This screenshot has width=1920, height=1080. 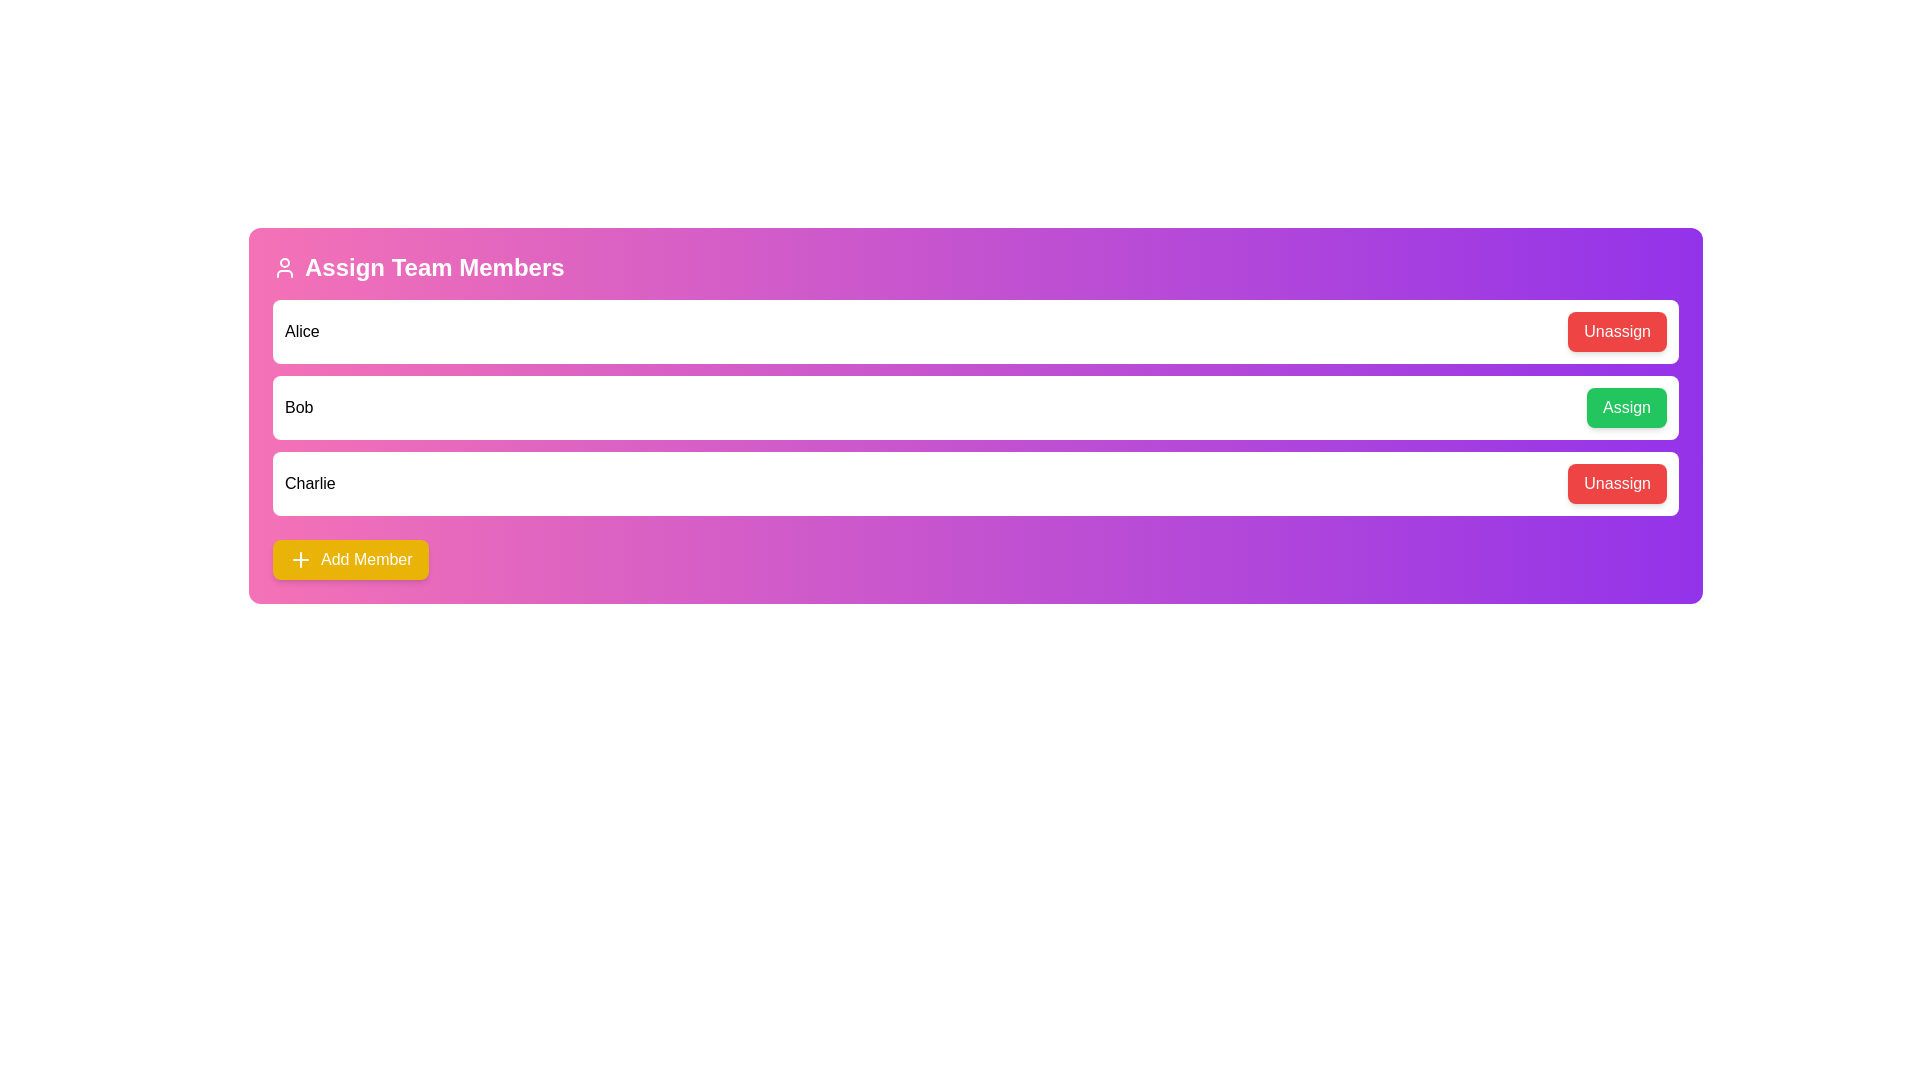 What do you see at coordinates (1617, 483) in the screenshot?
I see `the button for unassigning tasks associated with the user 'Charlie', located in the third row at the far right of the purple interface box` at bounding box center [1617, 483].